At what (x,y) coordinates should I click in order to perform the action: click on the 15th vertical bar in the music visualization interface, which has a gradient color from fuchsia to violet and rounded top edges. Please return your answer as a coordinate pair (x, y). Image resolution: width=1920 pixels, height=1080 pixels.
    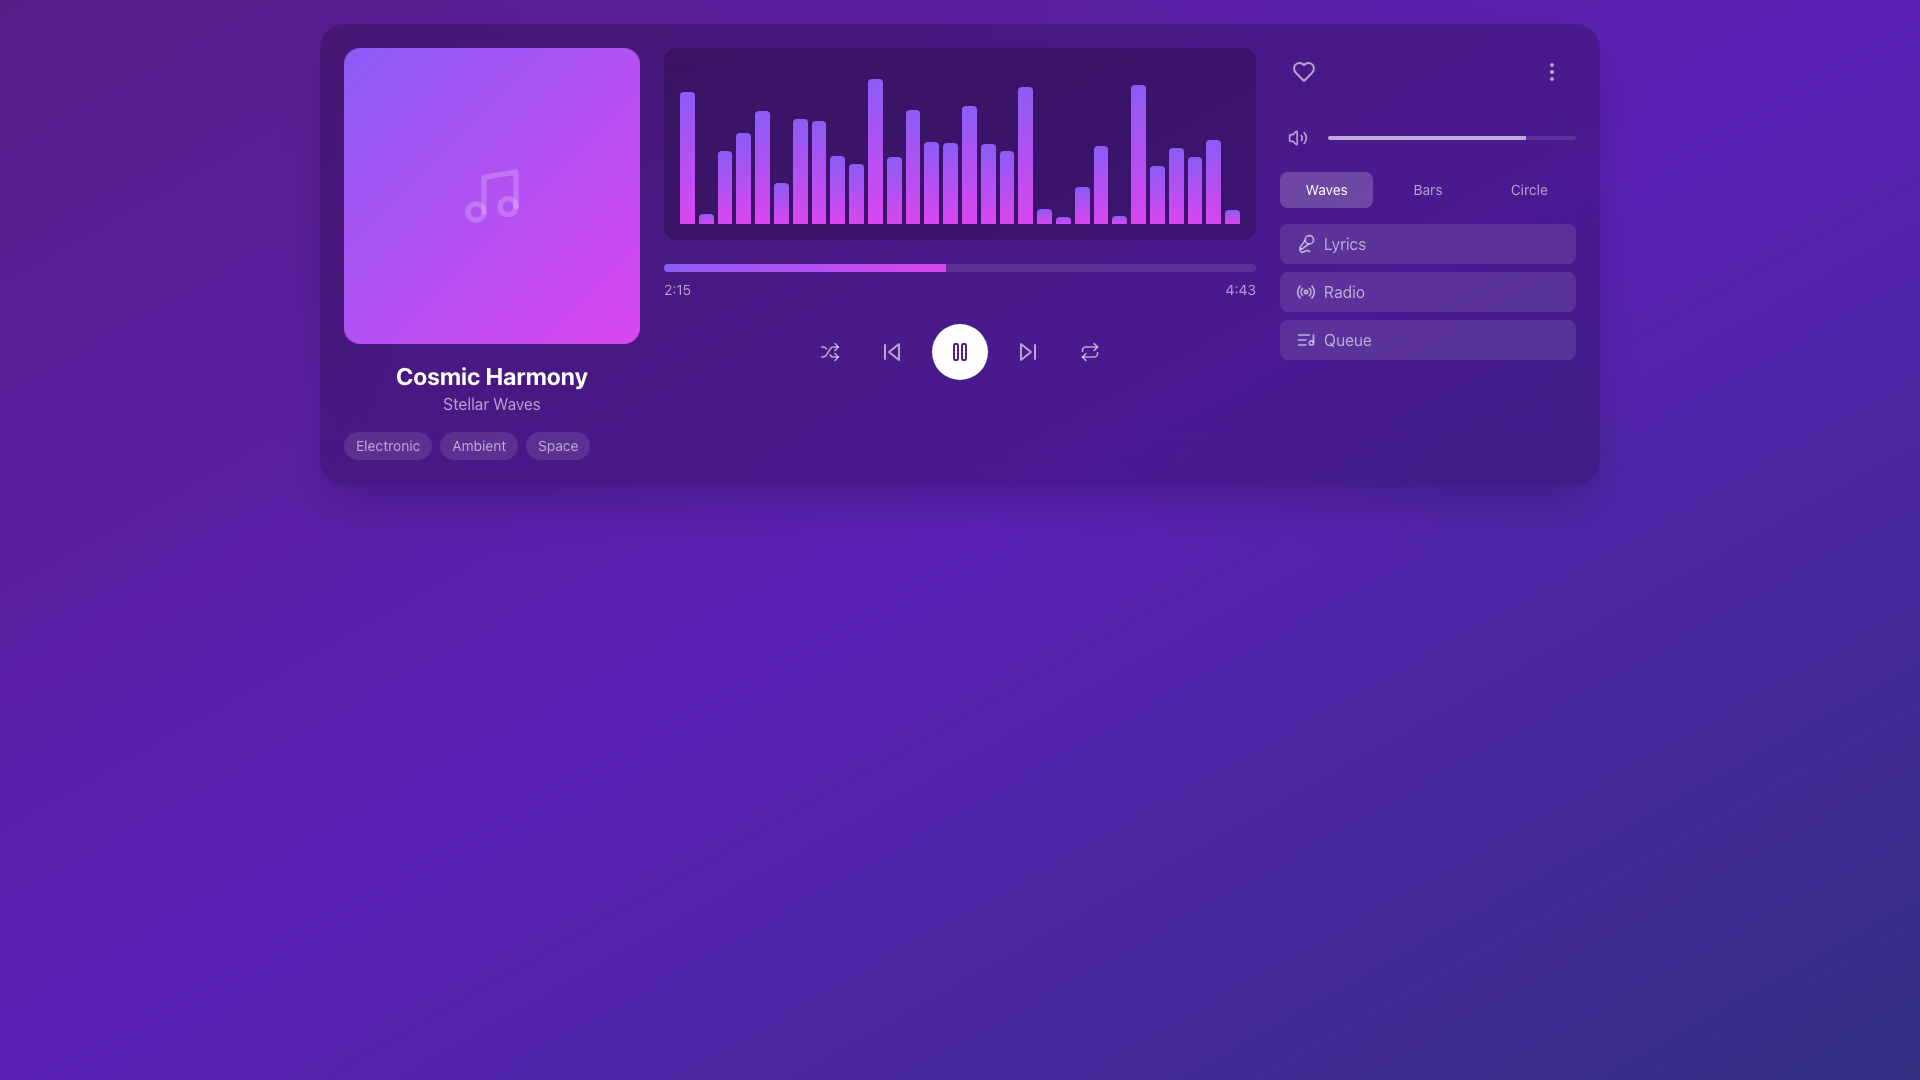
    Looking at the image, I should click on (949, 183).